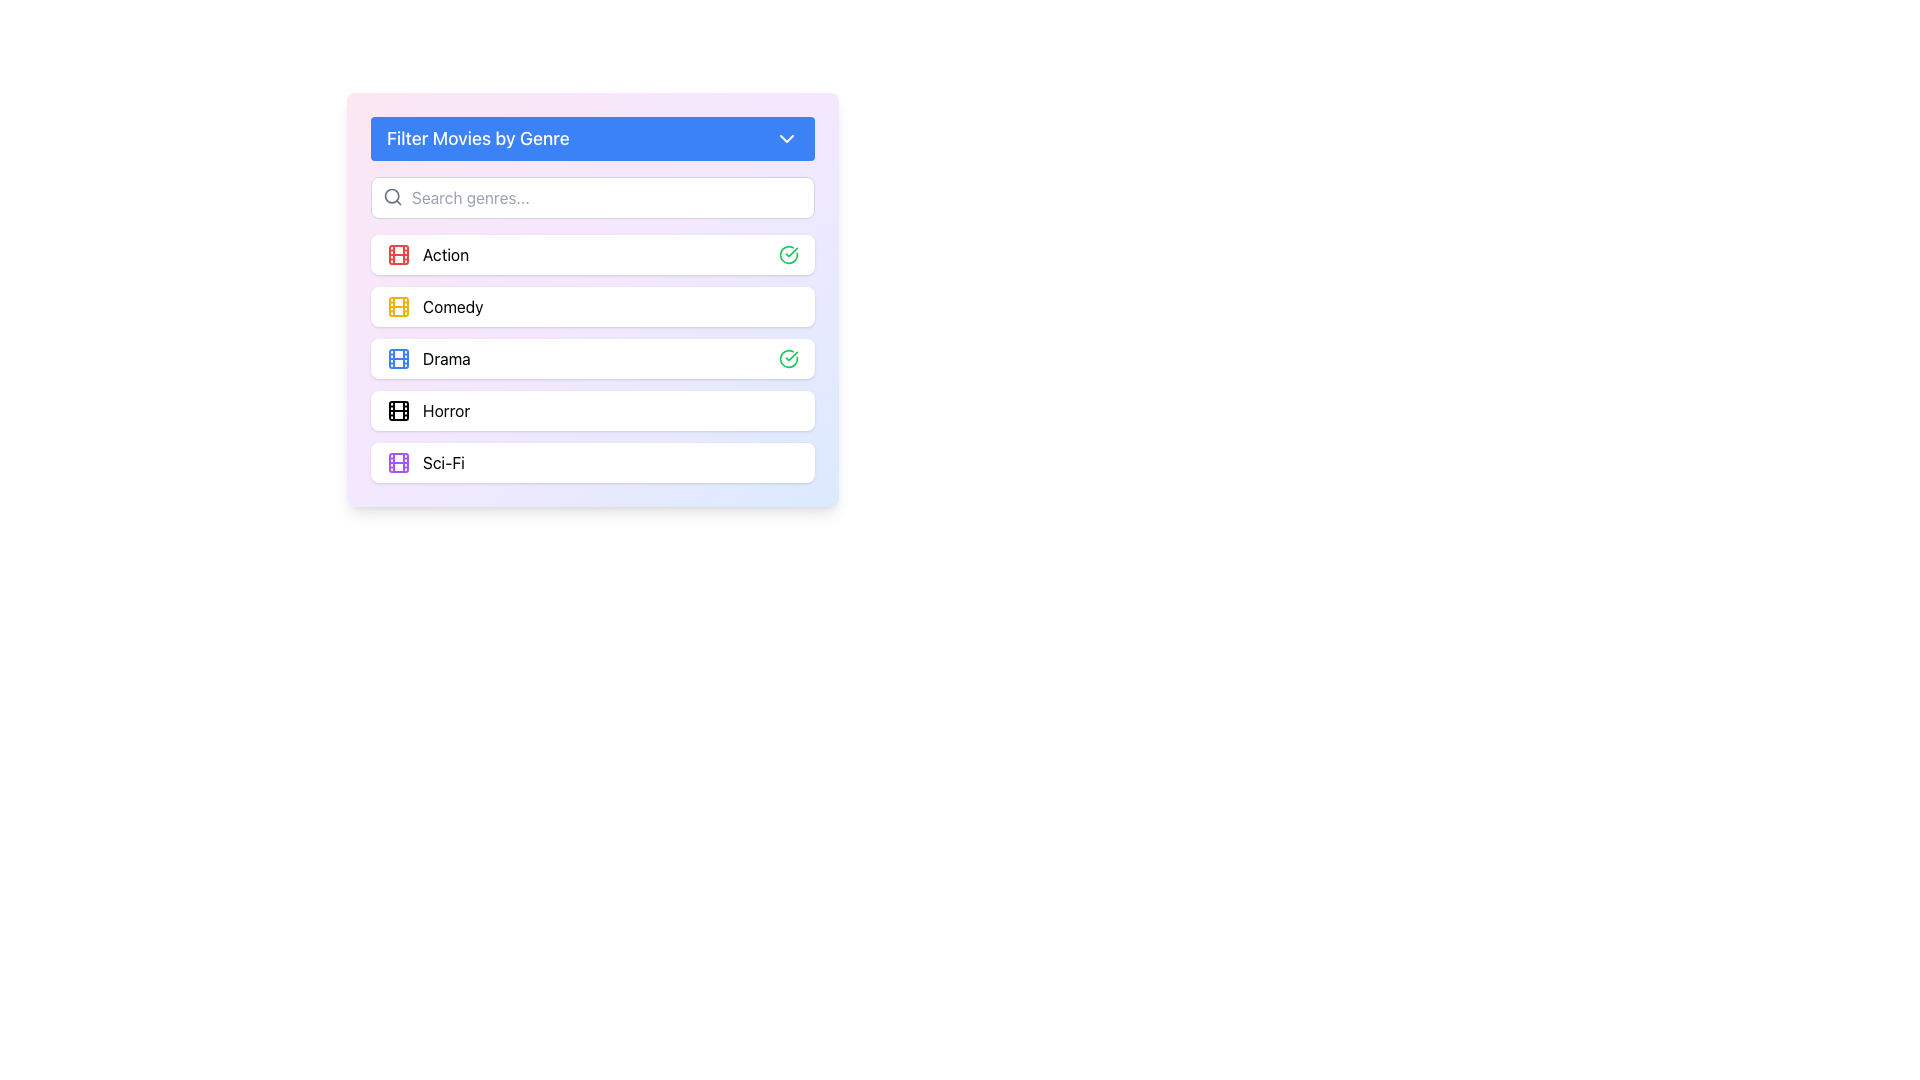  What do you see at coordinates (427, 410) in the screenshot?
I see `the text label with the word 'Horror' and the adjacent film strip icon, which is the fourth item in the vertical list of genre options` at bounding box center [427, 410].